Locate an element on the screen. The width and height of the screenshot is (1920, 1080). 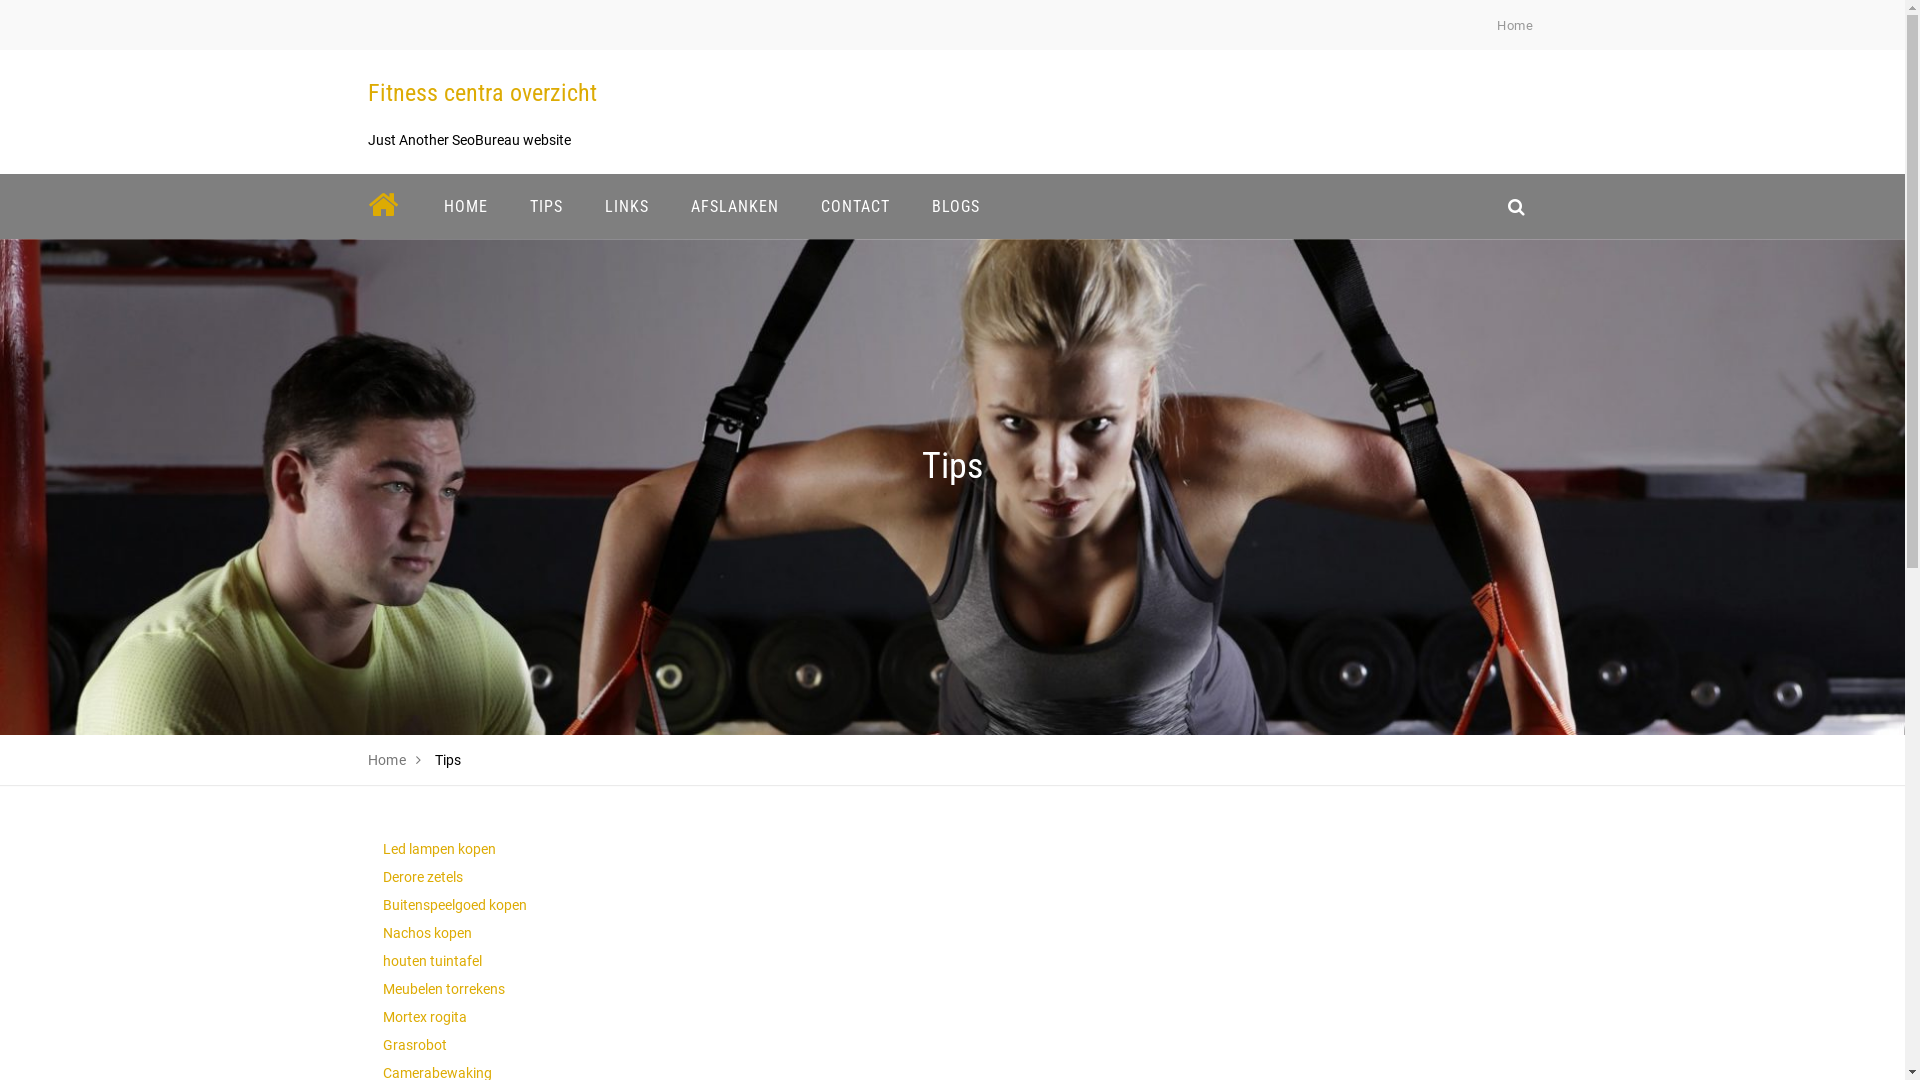
'Home' is located at coordinates (1515, 25).